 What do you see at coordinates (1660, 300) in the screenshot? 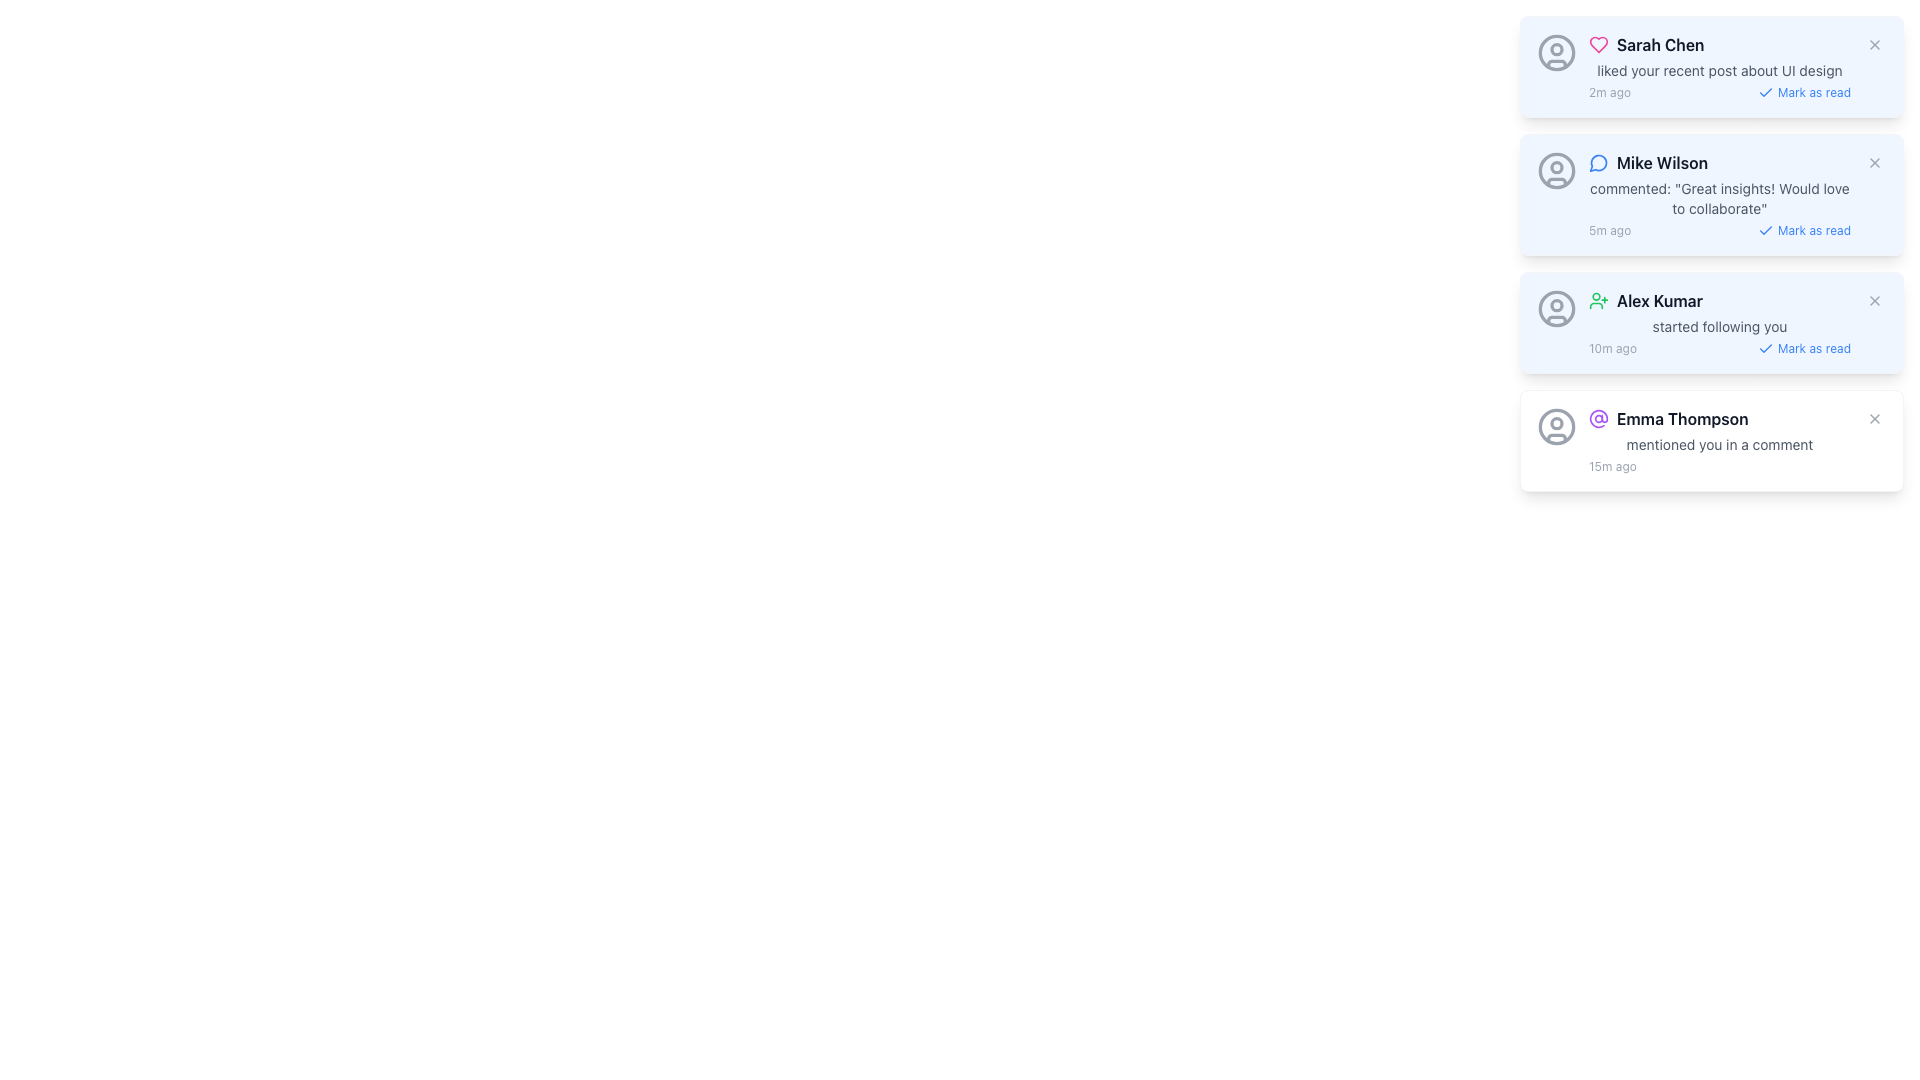
I see `the text label displaying 'Alex Kumar' that is styled in bold and dark gray, located within the third notification item, to the right of the user icon with a green '+' symbol` at bounding box center [1660, 300].